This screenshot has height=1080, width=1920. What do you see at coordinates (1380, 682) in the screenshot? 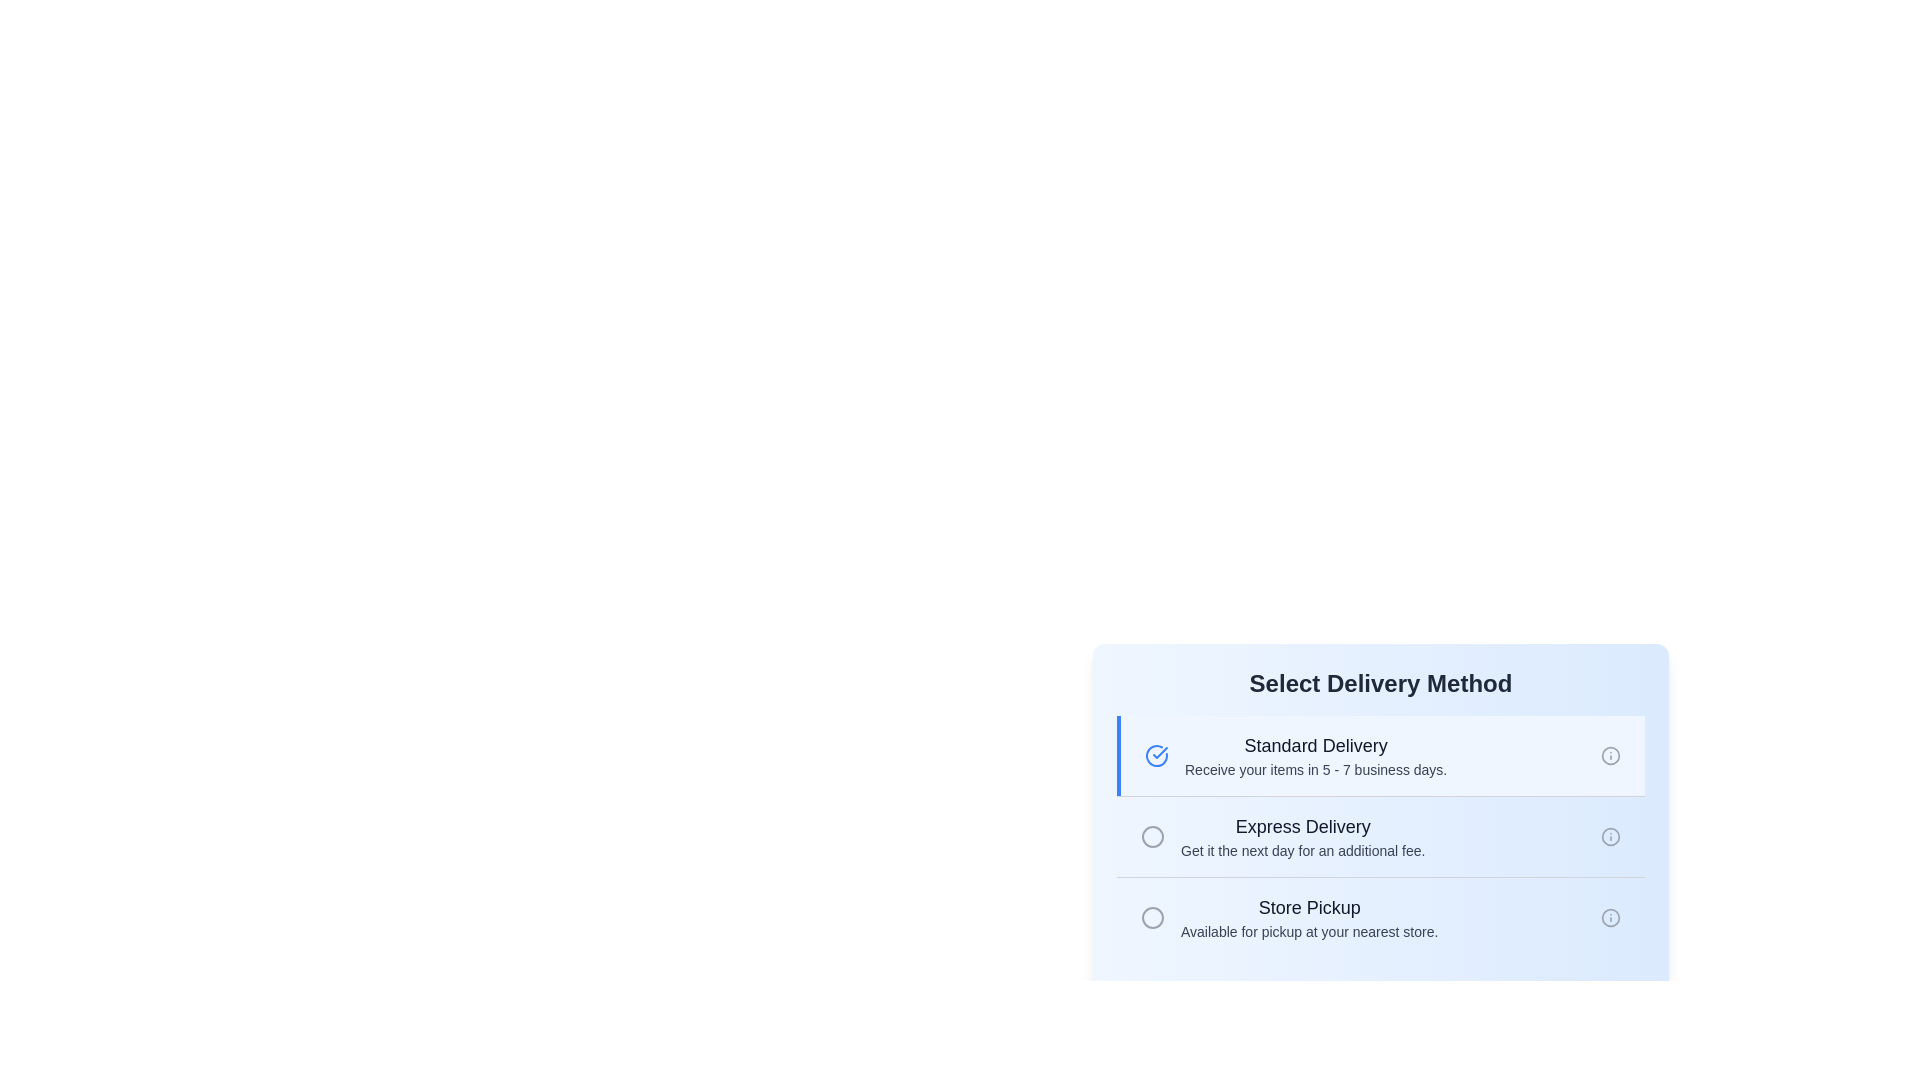
I see `the title text label for the delivery options section, which guides the user to select their preferred delivery method` at bounding box center [1380, 682].